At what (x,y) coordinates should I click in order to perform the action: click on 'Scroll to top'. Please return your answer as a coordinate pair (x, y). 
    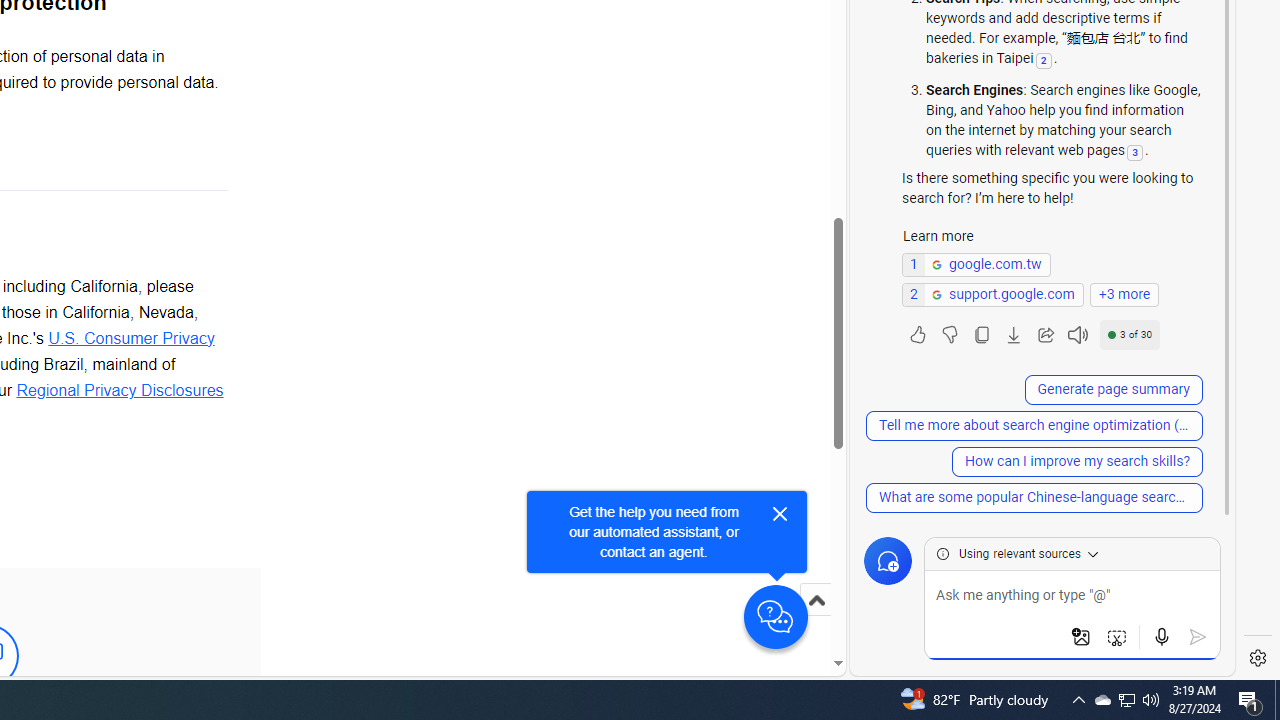
    Looking at the image, I should click on (816, 620).